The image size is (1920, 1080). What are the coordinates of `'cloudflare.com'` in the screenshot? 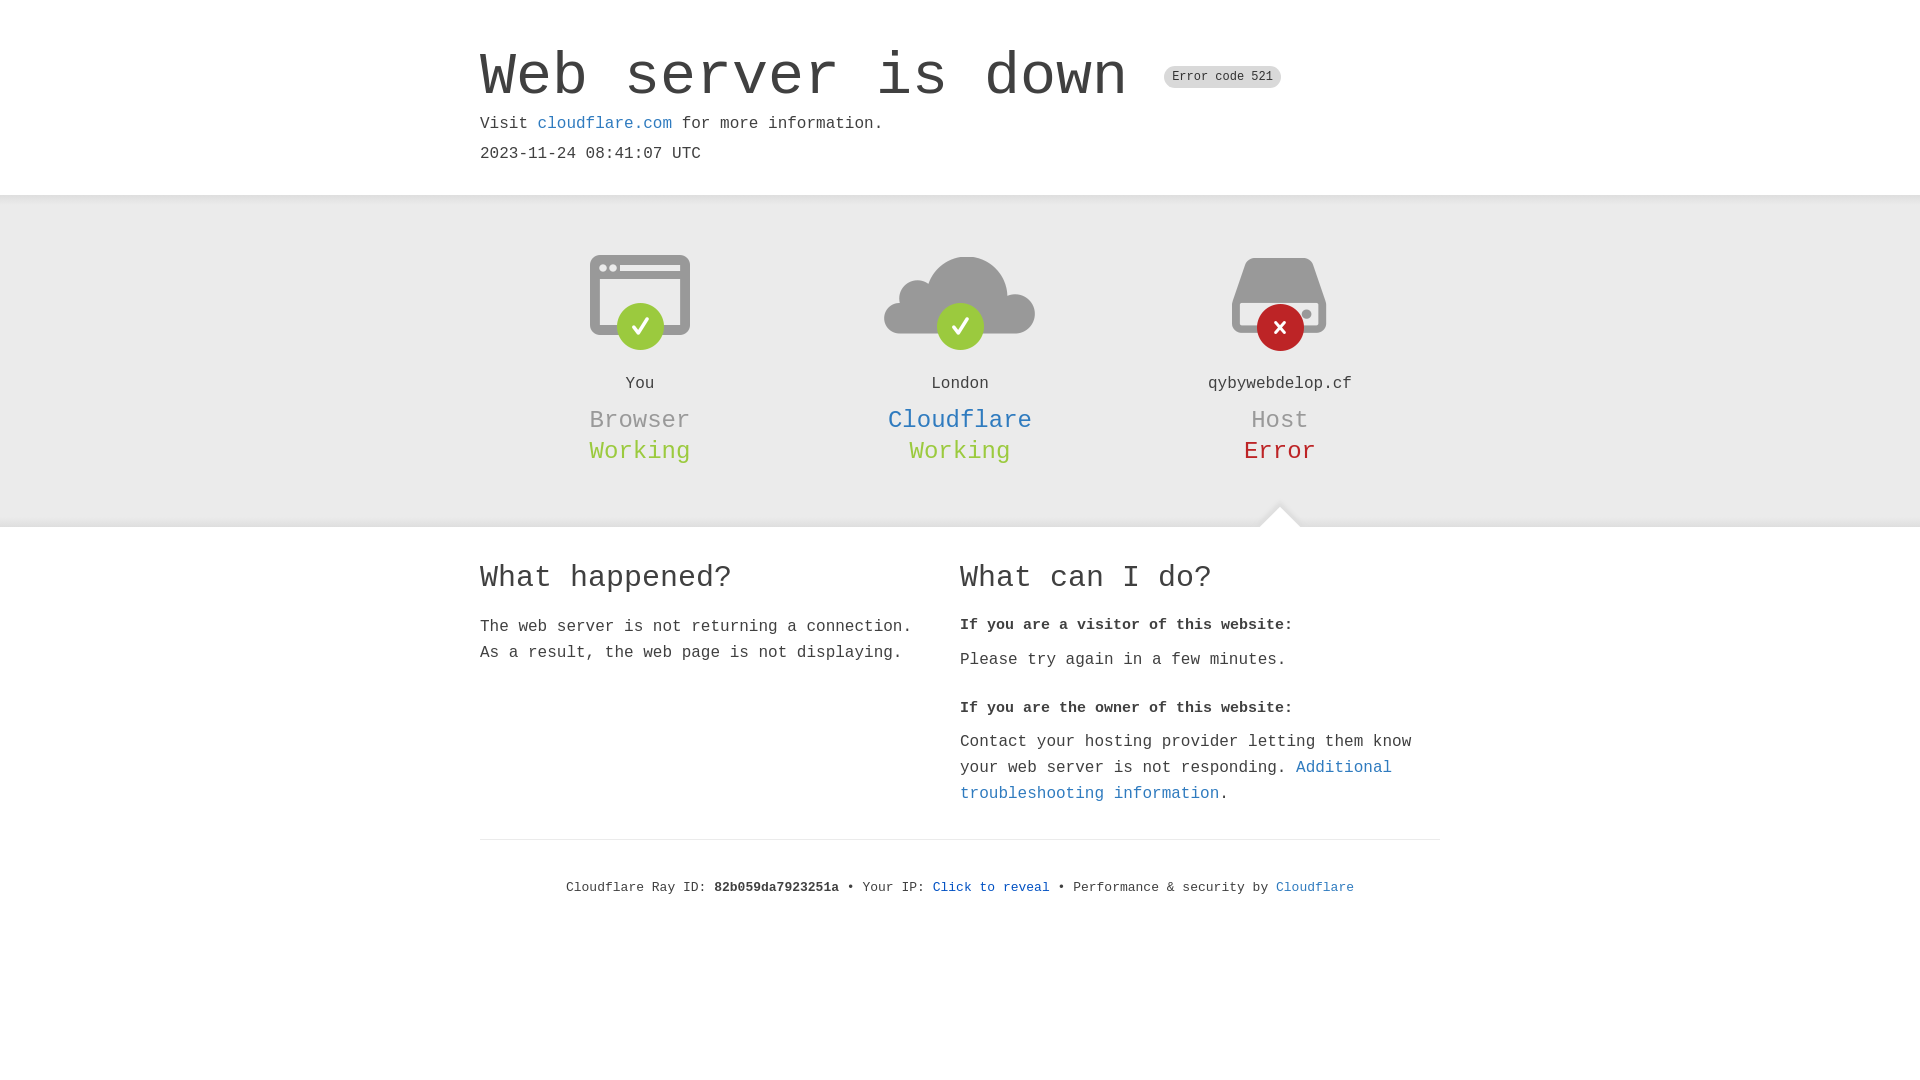 It's located at (603, 123).